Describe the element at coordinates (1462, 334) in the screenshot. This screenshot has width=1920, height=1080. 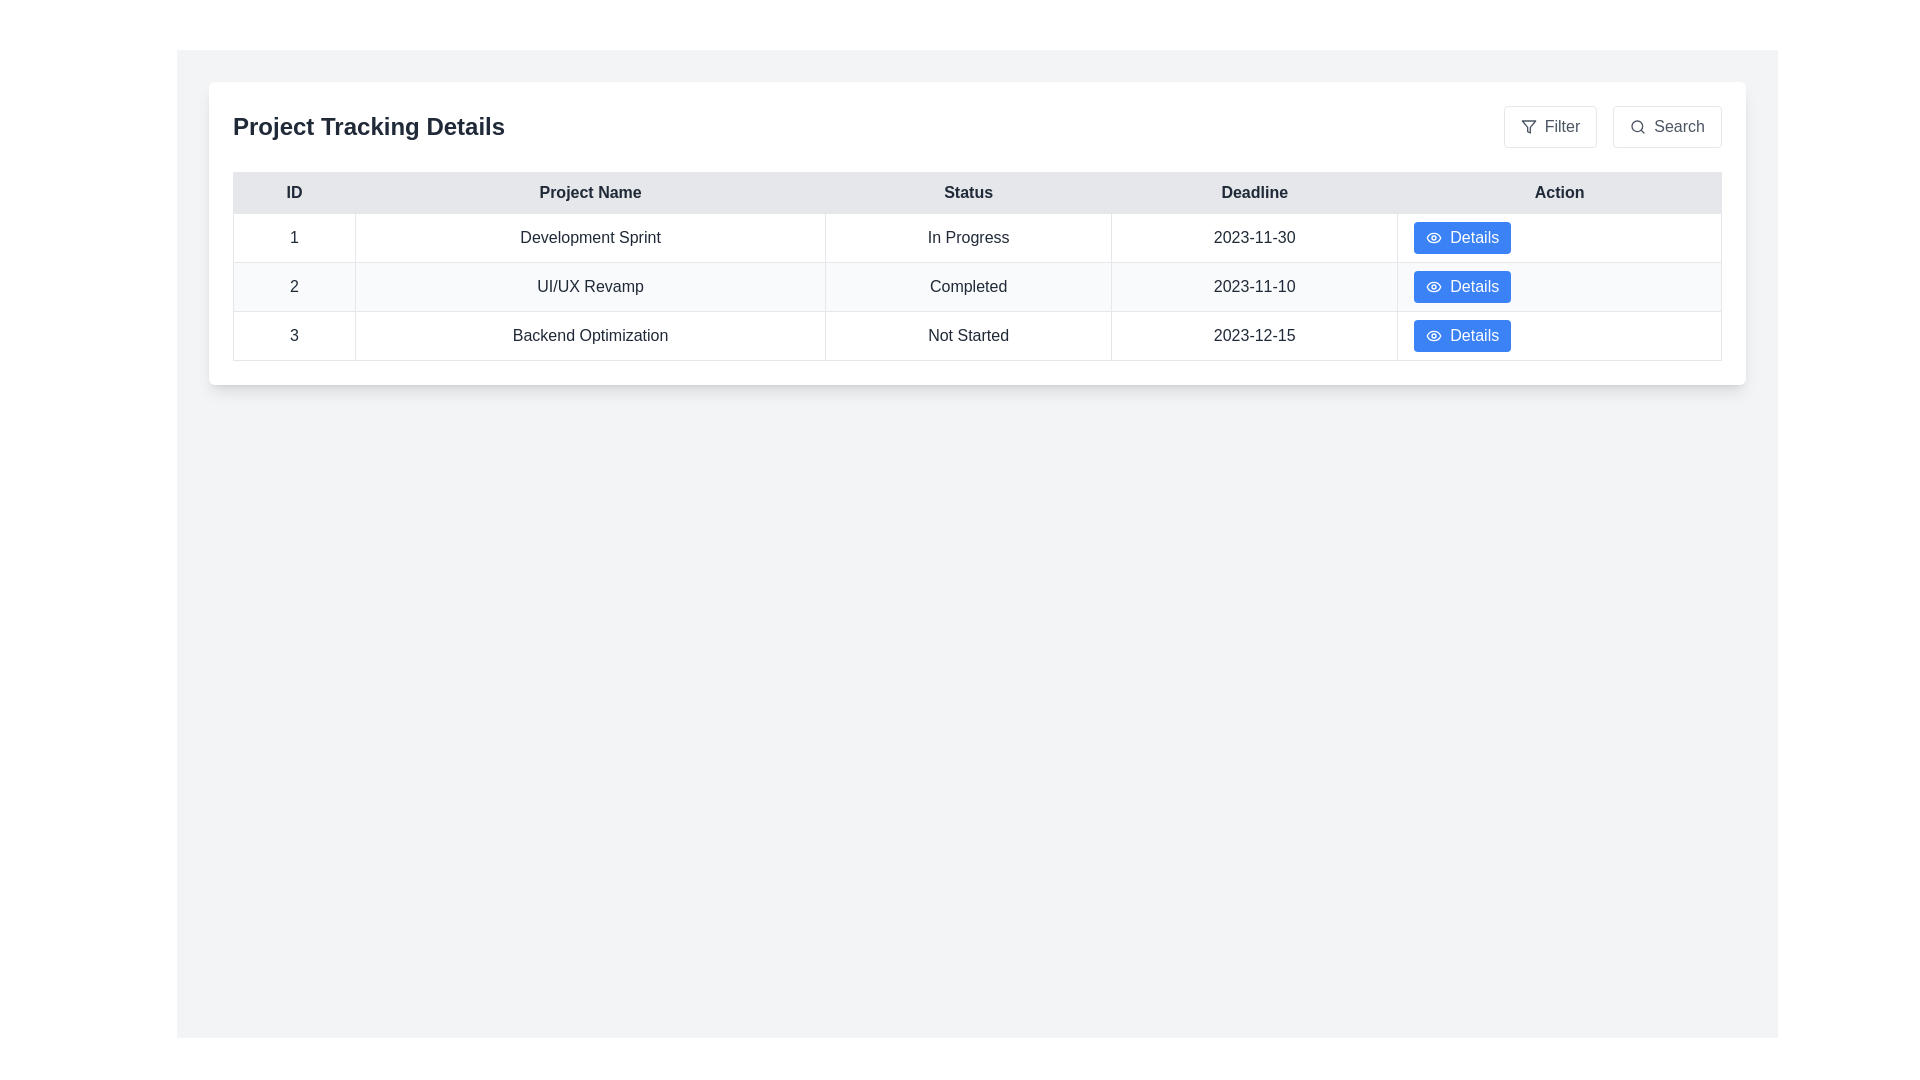
I see `the 'Details' button with a blue background and white text, located in the bottom row of the 'Action' column of the table, associated with 'Backend Optimization'` at that location.